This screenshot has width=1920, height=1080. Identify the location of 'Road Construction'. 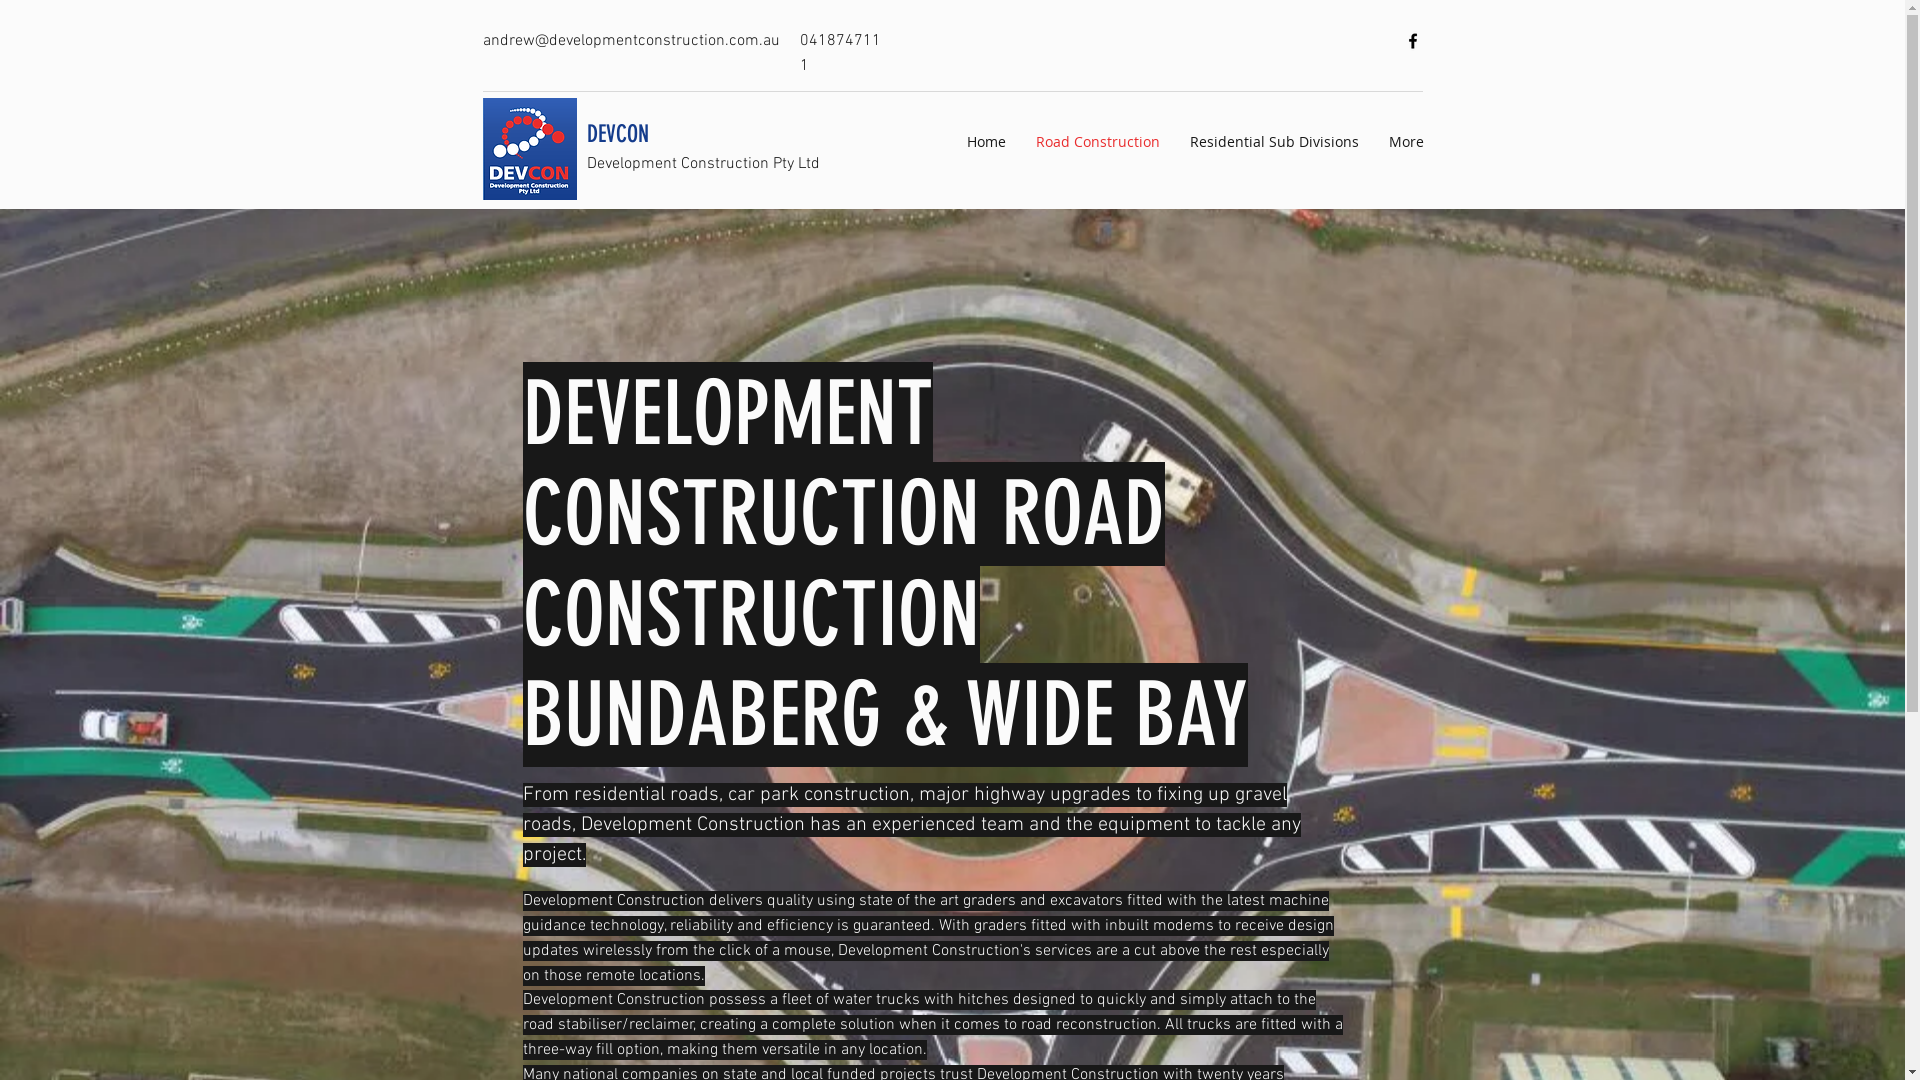
(1096, 141).